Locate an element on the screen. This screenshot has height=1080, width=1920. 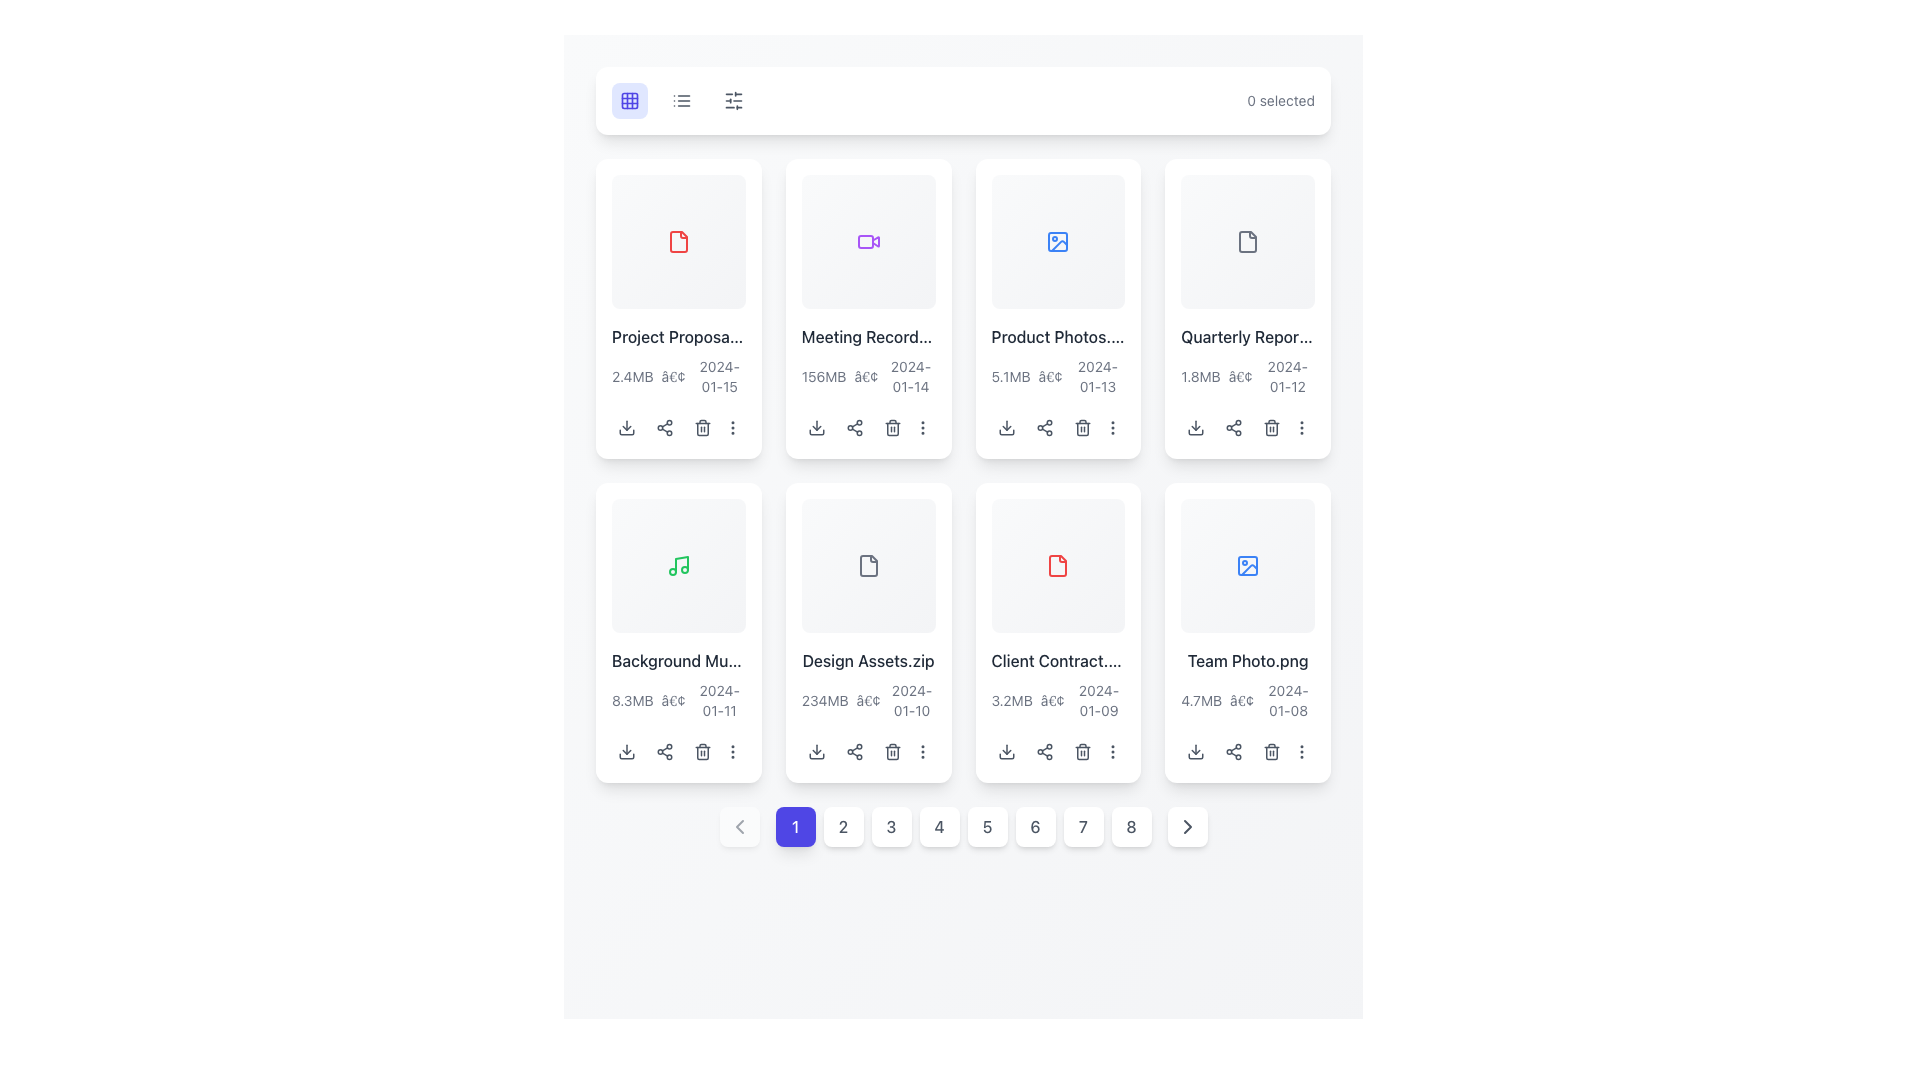
the download icon button located at the bottom-left corner of the fourth card in the second row of the grid layout to download the associated file is located at coordinates (1196, 426).